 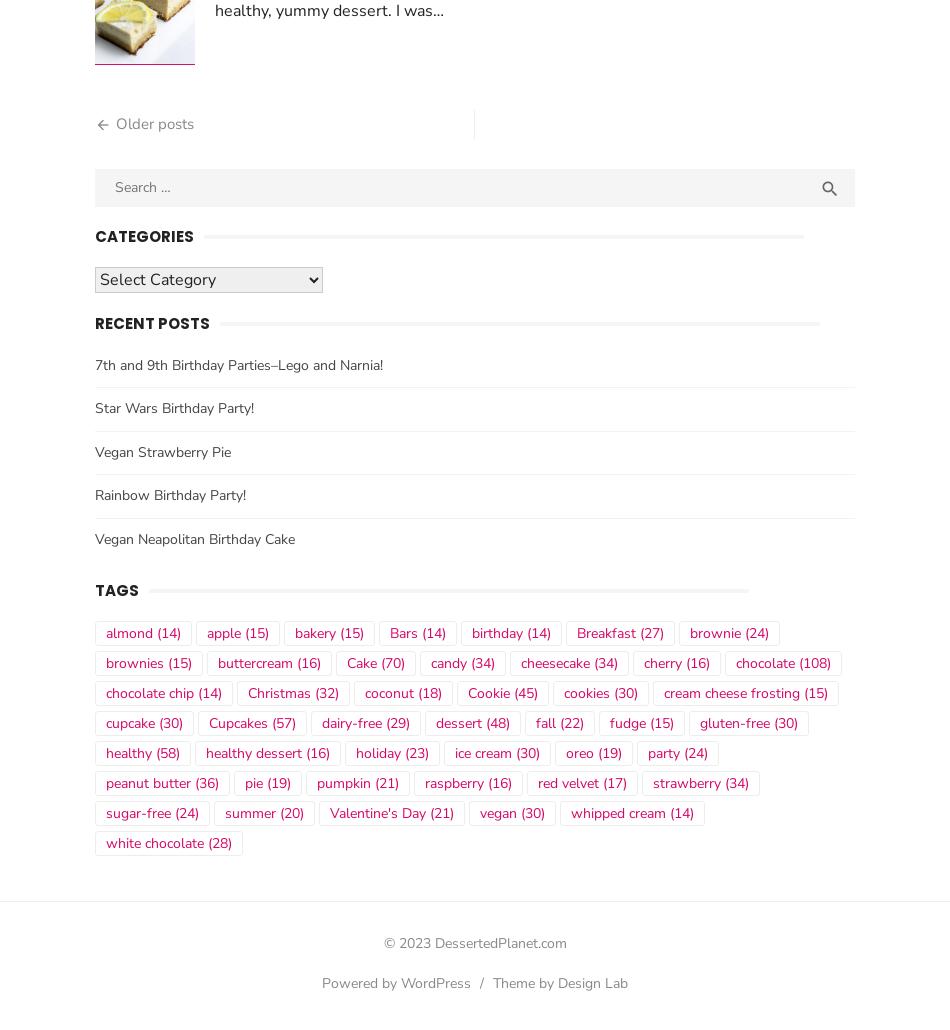 I want to click on 'Vegan Neapolitan Birthday Cake', so click(x=195, y=544).